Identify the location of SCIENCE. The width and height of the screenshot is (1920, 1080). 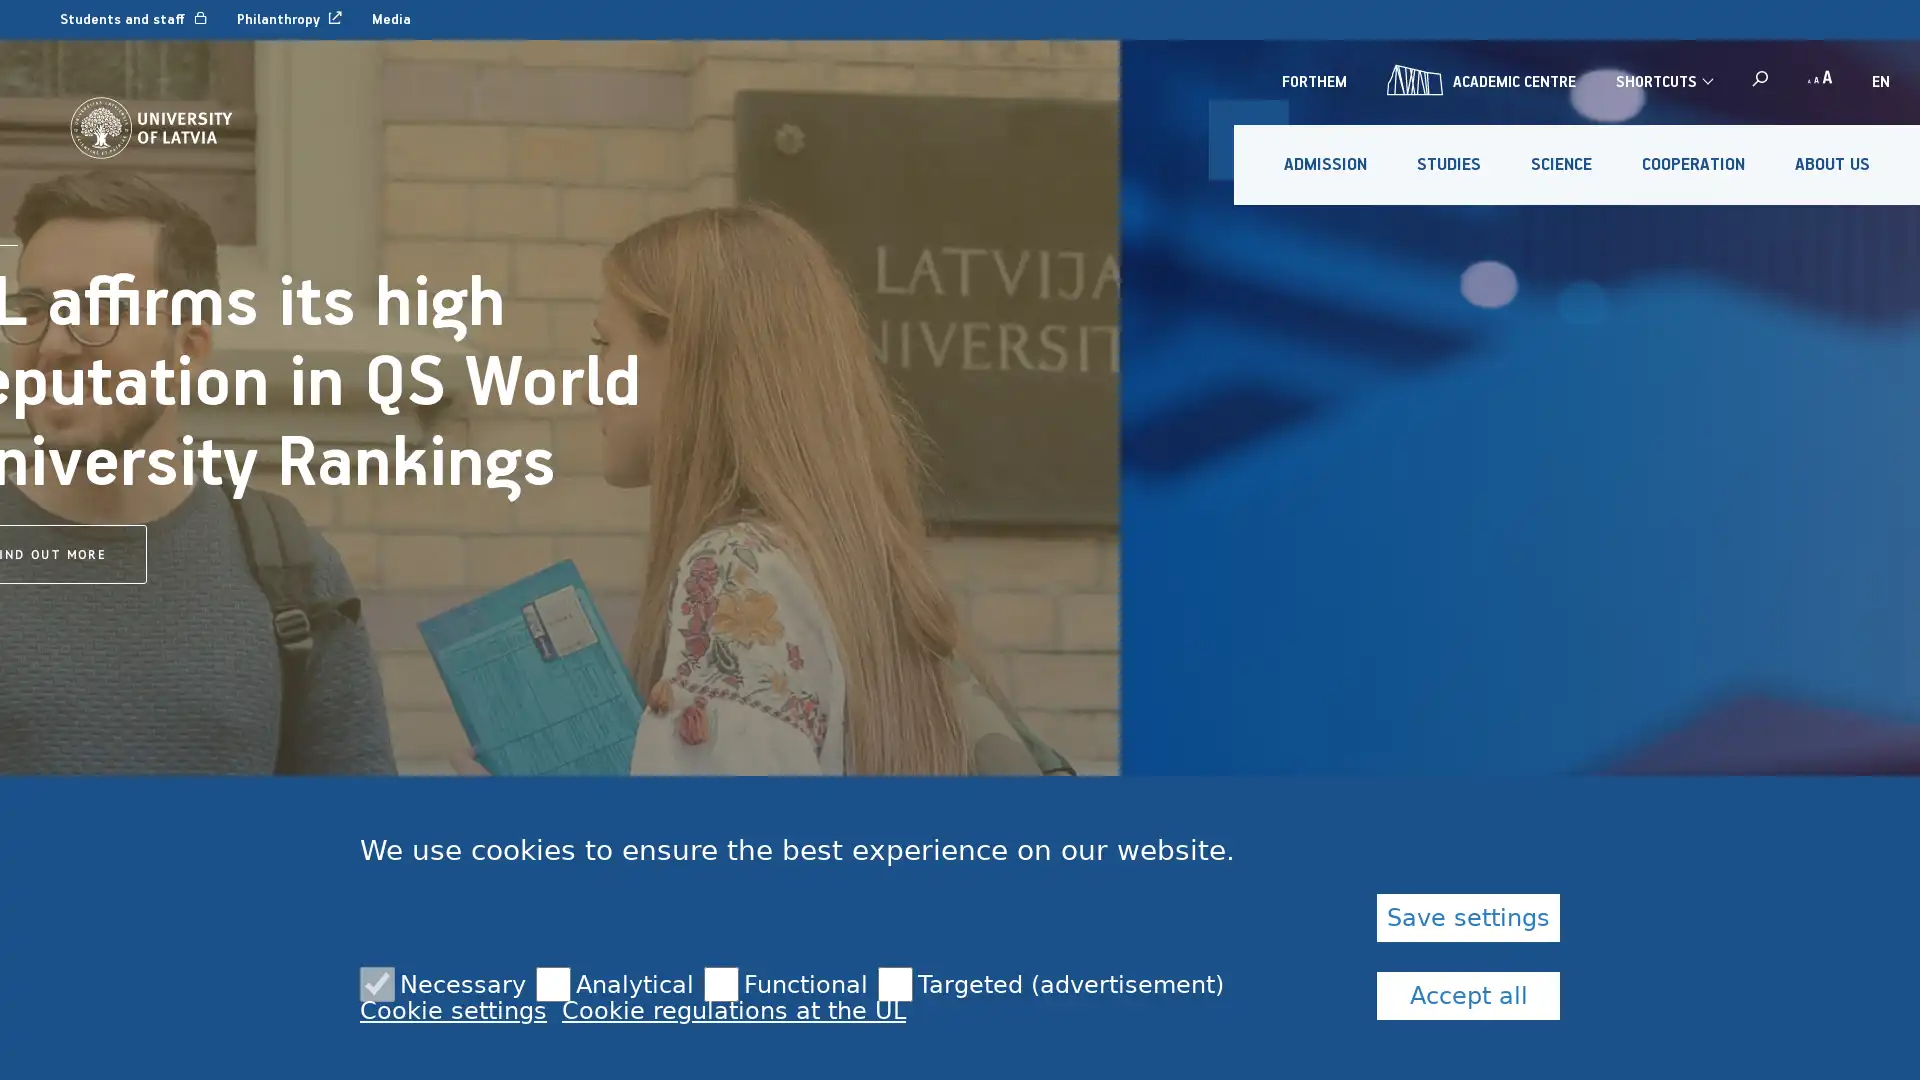
(1560, 164).